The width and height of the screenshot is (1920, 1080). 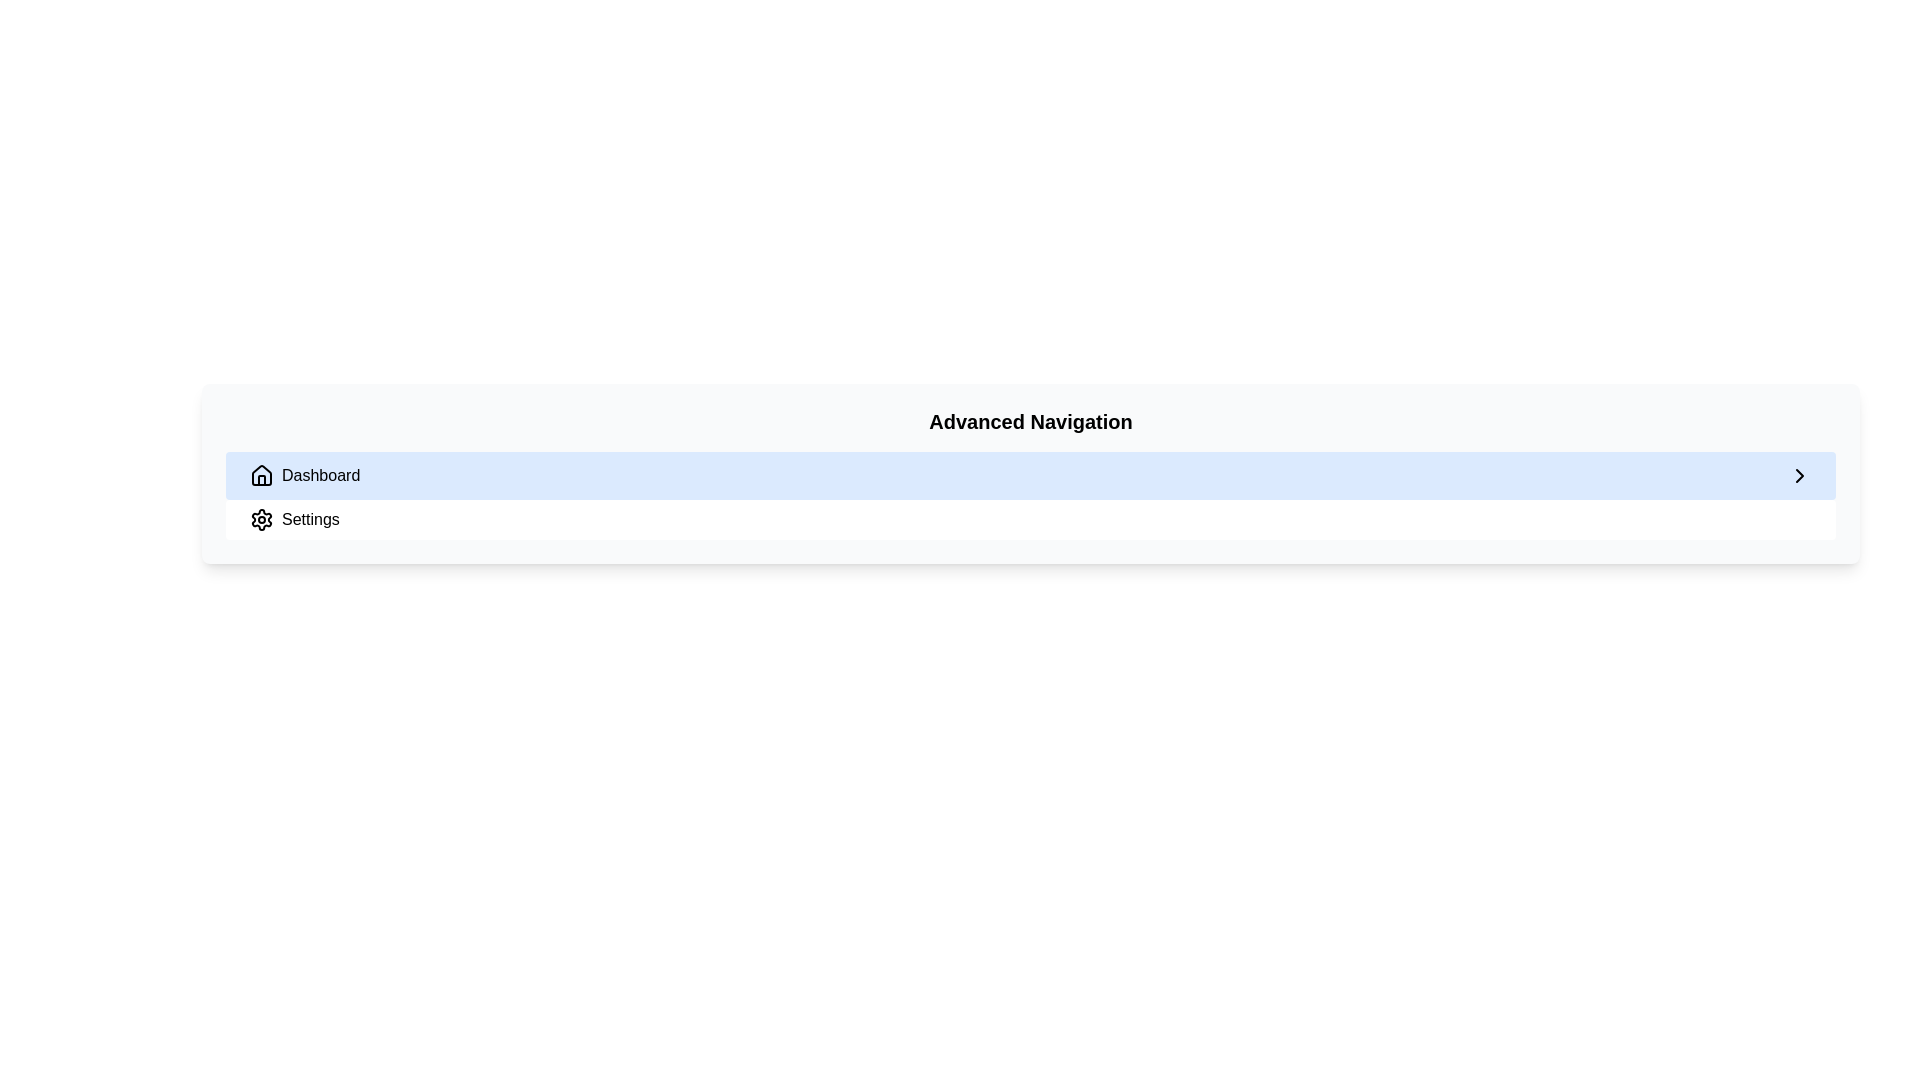 I want to click on the home/dashboard icon located to the left of the 'Dashboard' label in the navigation list, so click(x=261, y=474).